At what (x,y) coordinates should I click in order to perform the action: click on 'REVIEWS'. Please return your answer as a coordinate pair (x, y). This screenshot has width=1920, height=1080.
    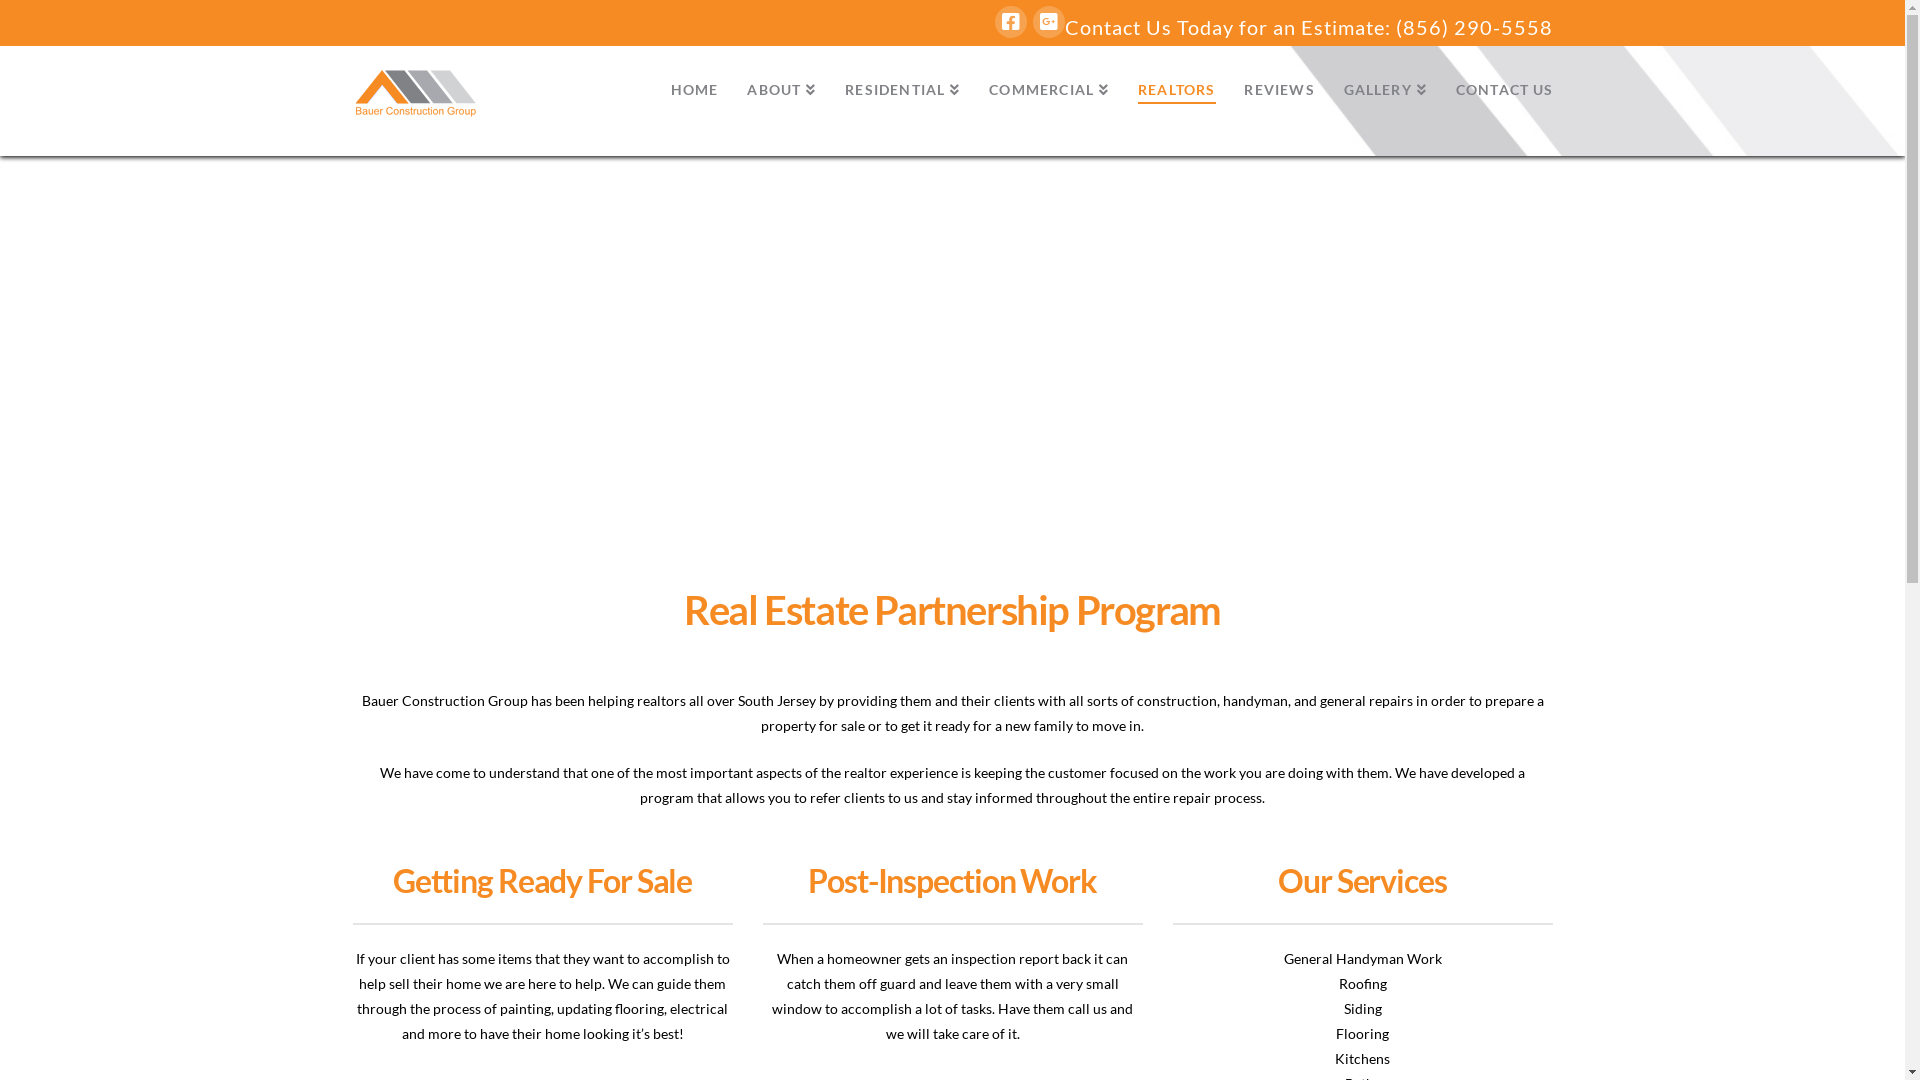
    Looking at the image, I should click on (1277, 91).